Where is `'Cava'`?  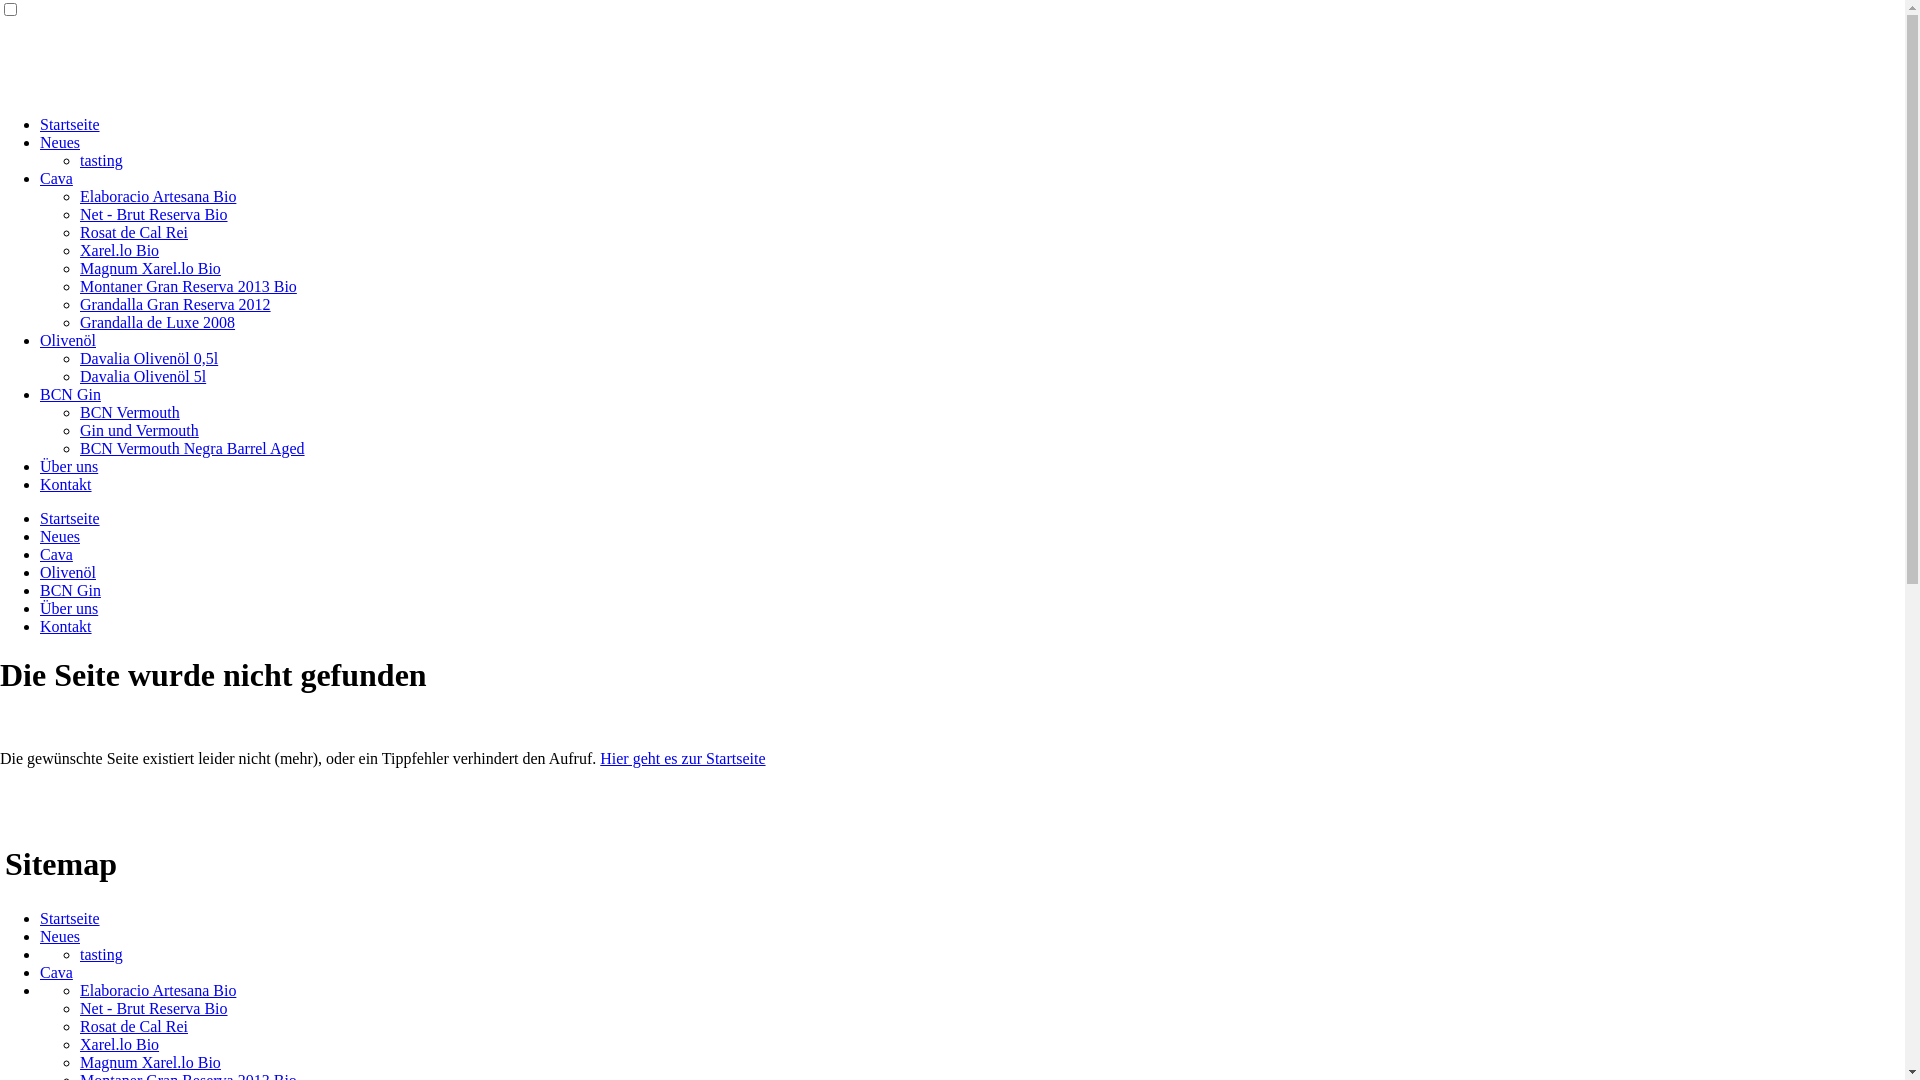 'Cava' is located at coordinates (56, 177).